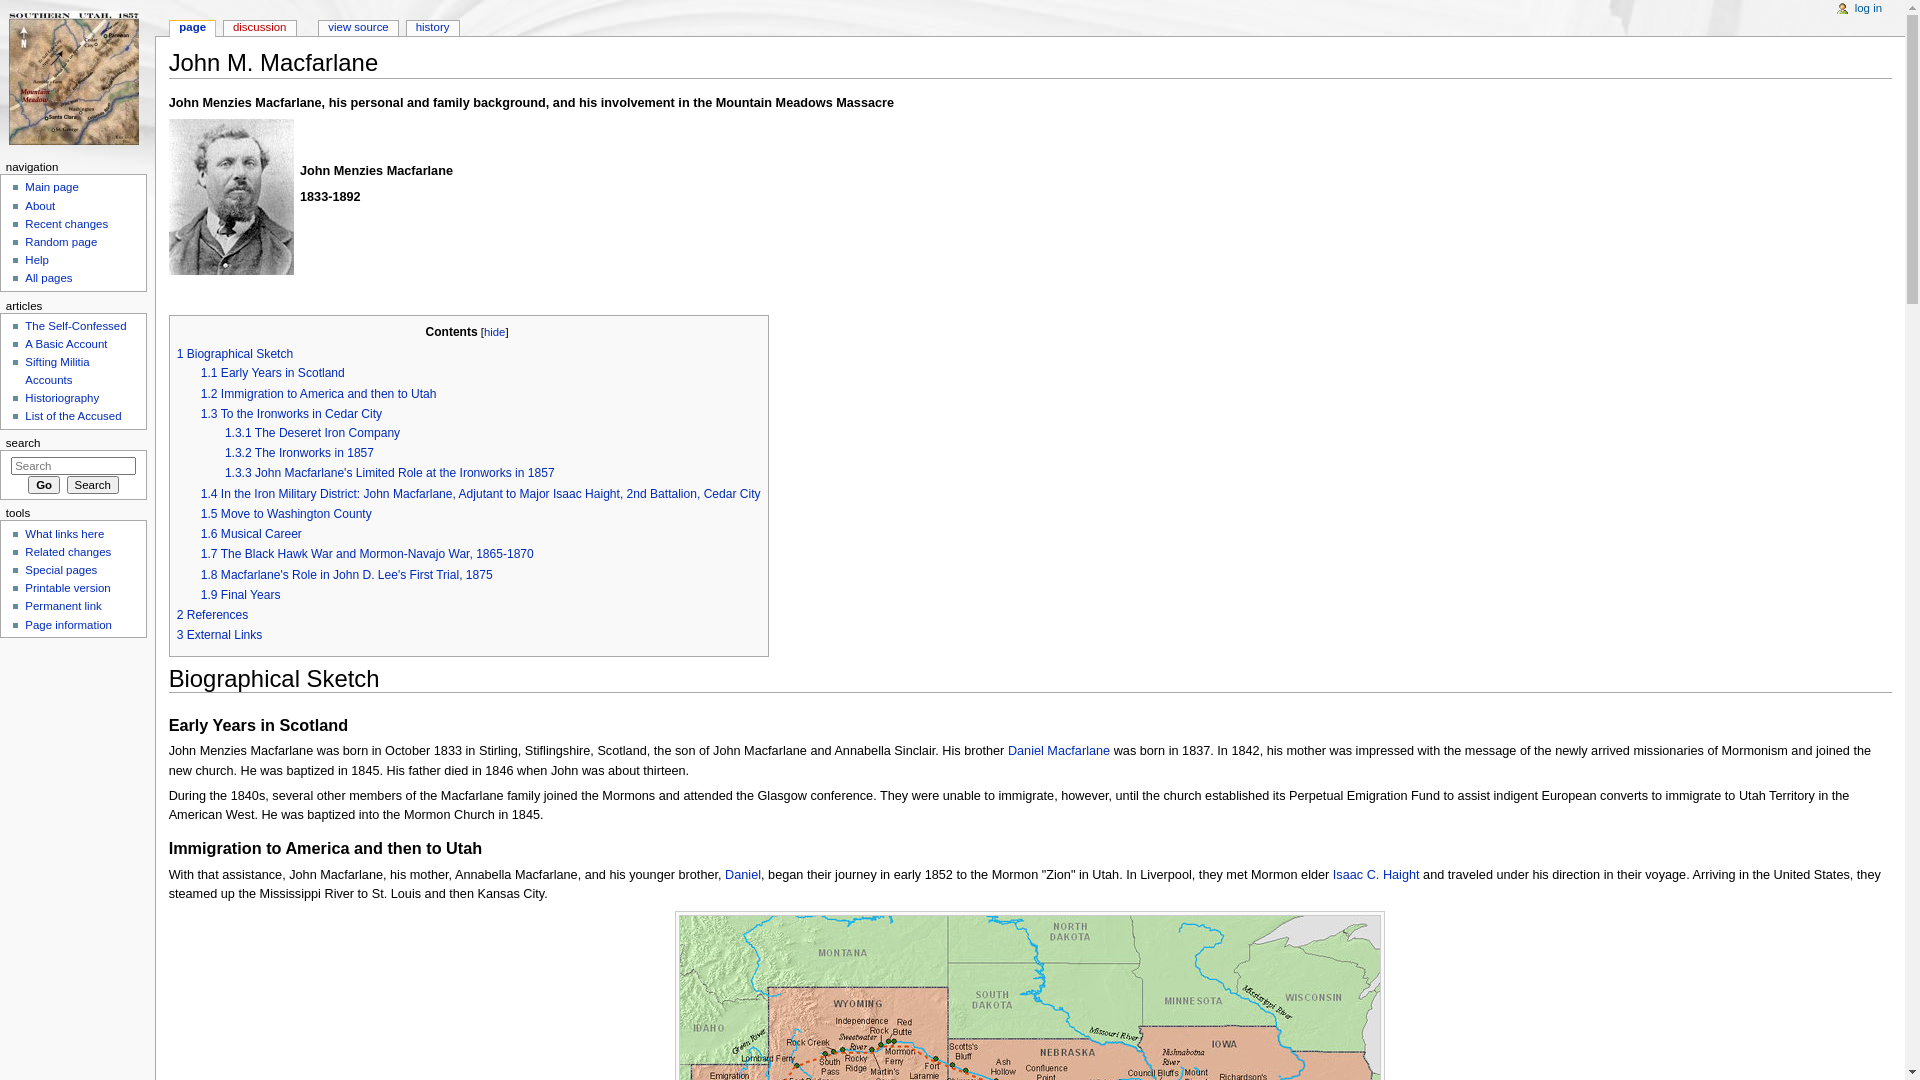  I want to click on 'Isaac C. Haight', so click(1375, 874).